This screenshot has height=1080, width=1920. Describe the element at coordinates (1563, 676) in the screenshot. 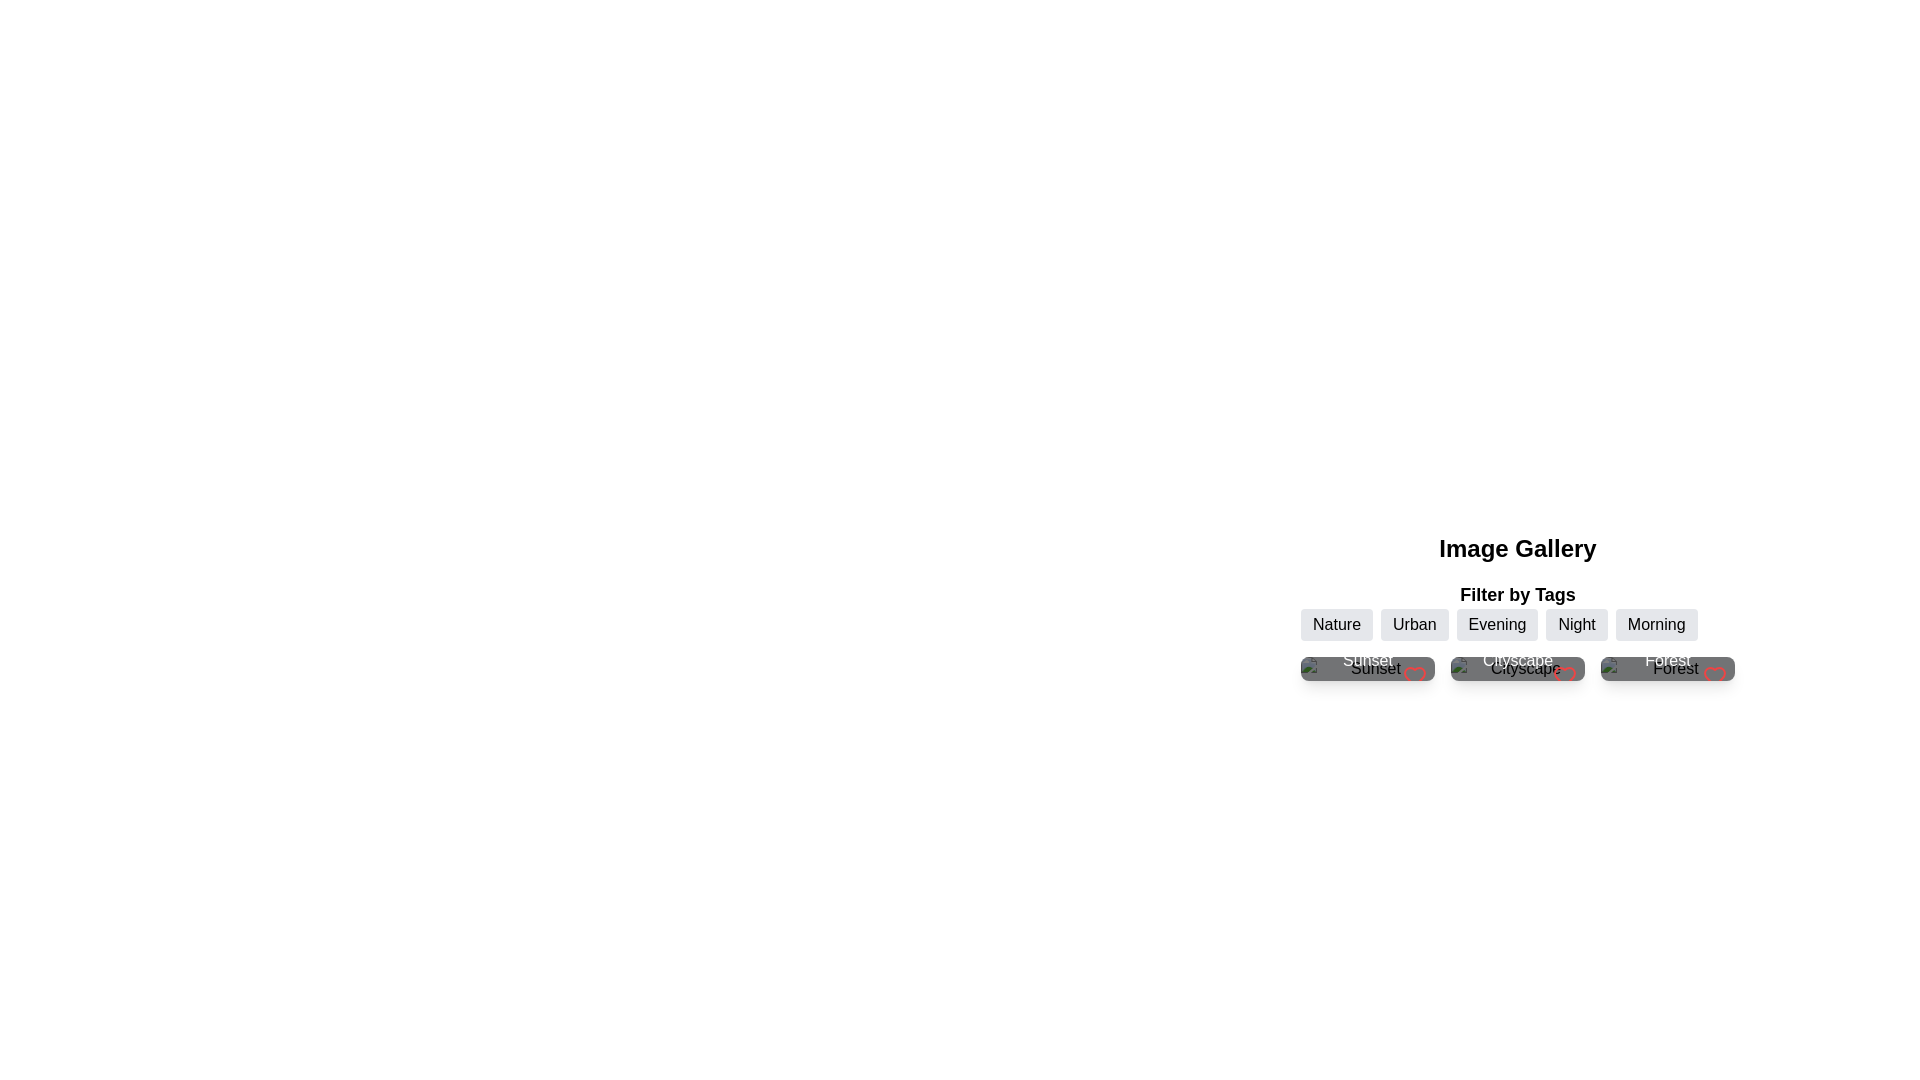

I see `the heart icon in the upper-right corner of the 'Cityscape' card` at that location.